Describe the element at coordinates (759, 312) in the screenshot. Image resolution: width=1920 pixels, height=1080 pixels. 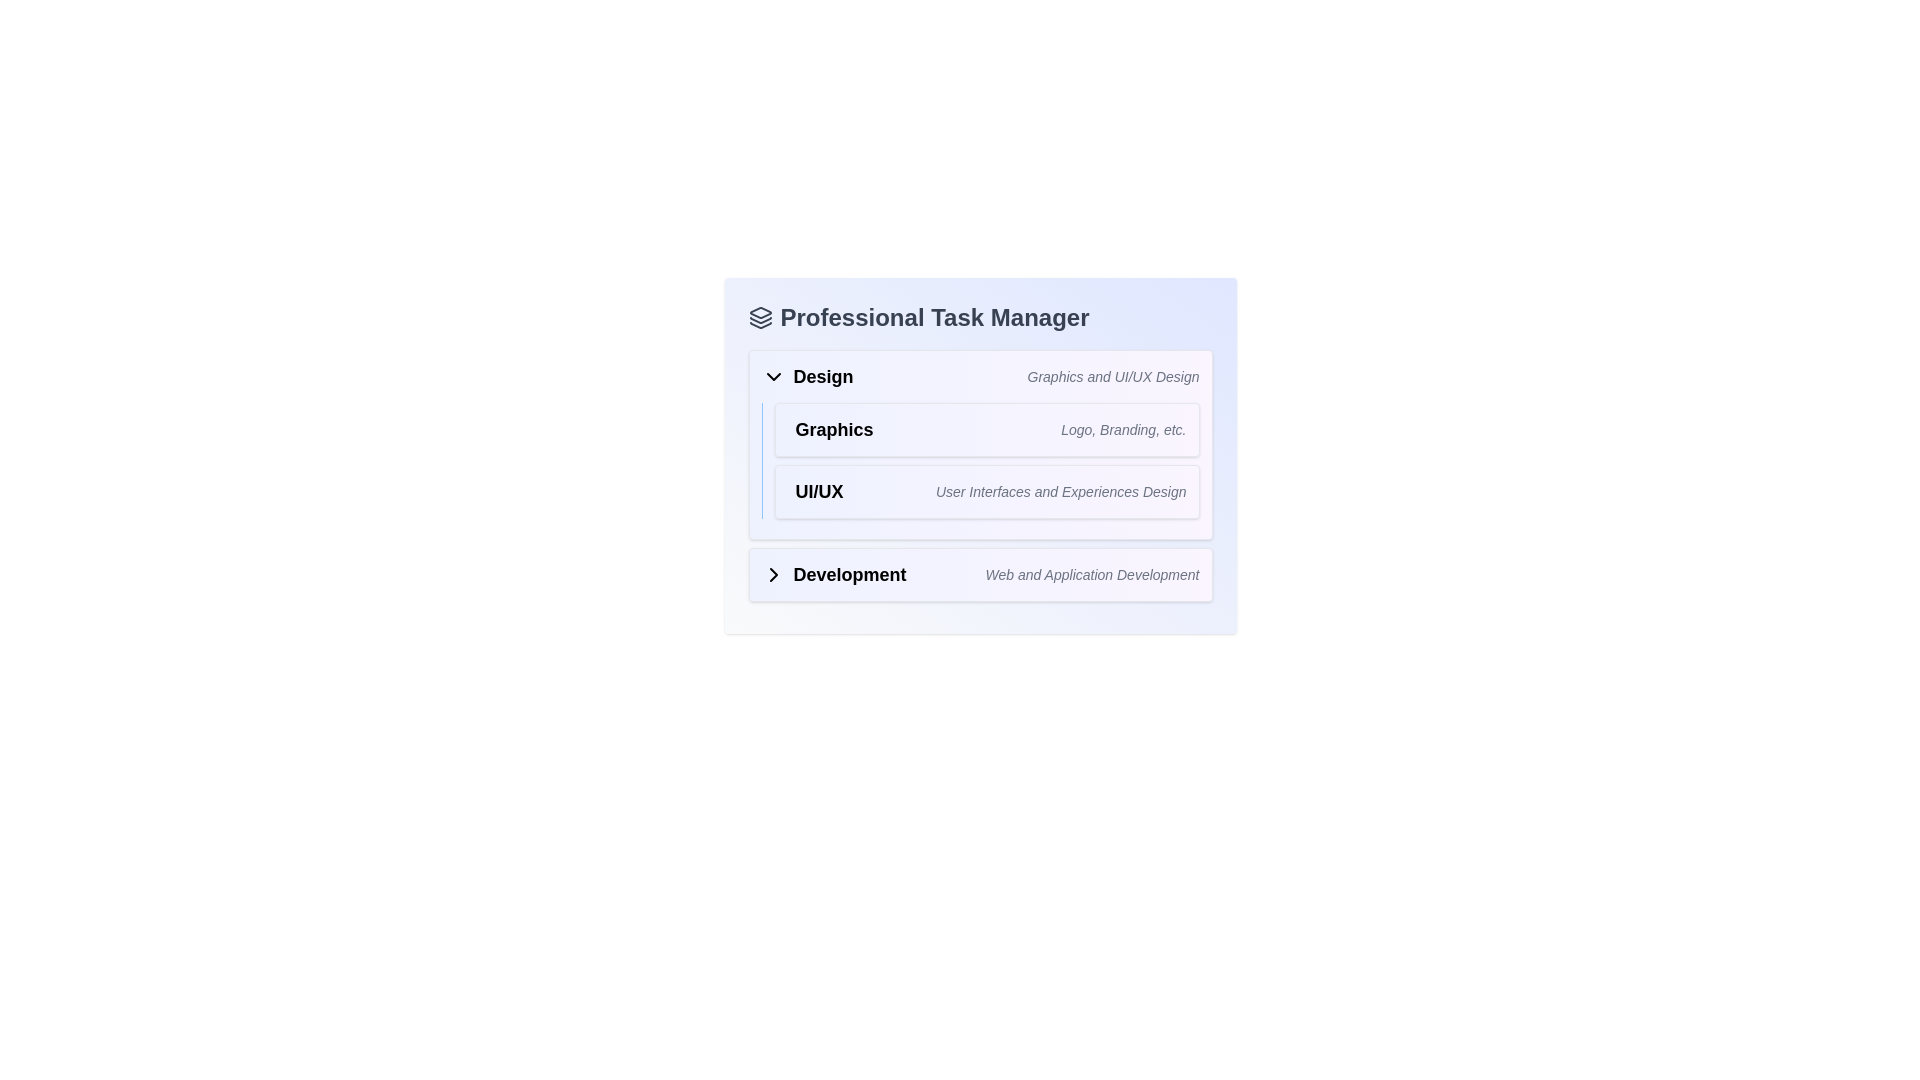
I see `the topmost icon in the Professional Task Manager section, which is part of a vertical stack of three geometric elements` at that location.